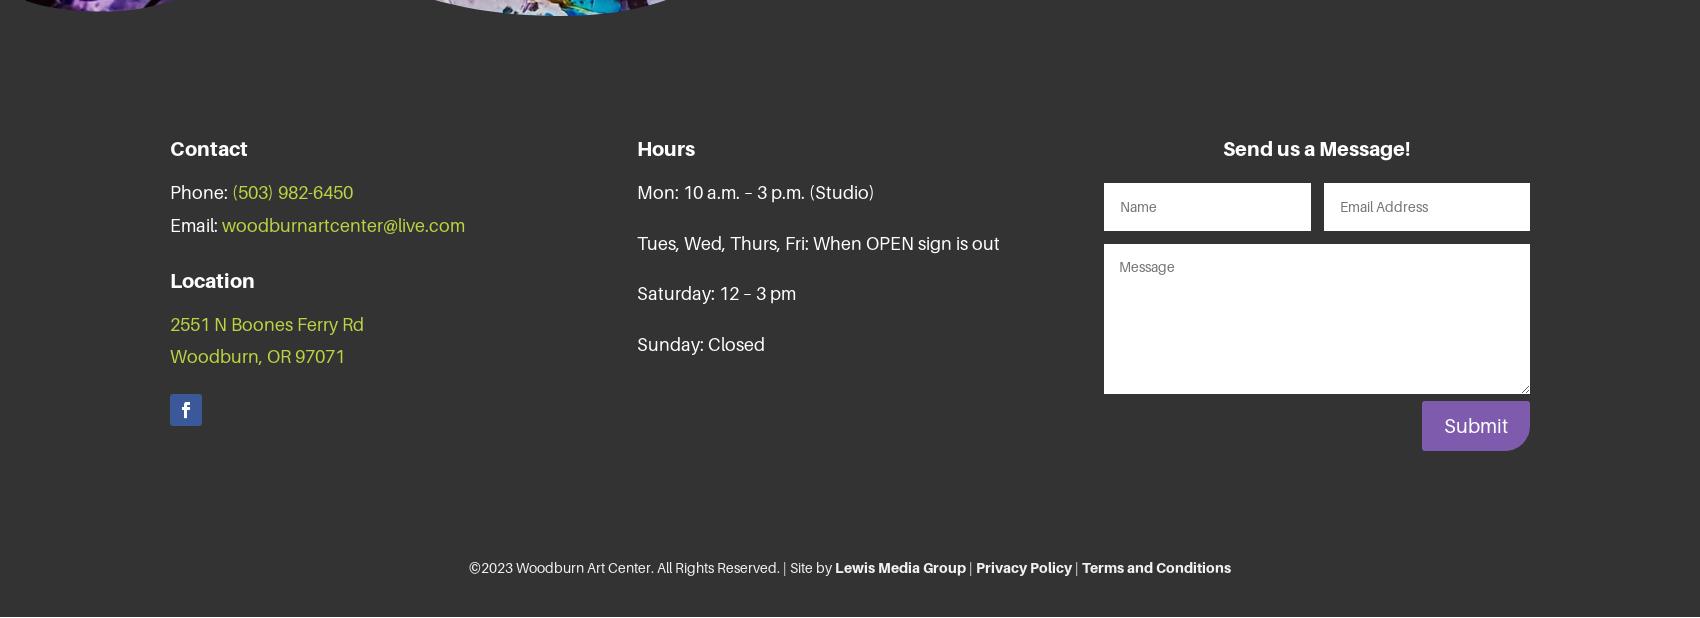 The width and height of the screenshot is (1700, 618). What do you see at coordinates (232, 192) in the screenshot?
I see `'(503) 982-6450'` at bounding box center [232, 192].